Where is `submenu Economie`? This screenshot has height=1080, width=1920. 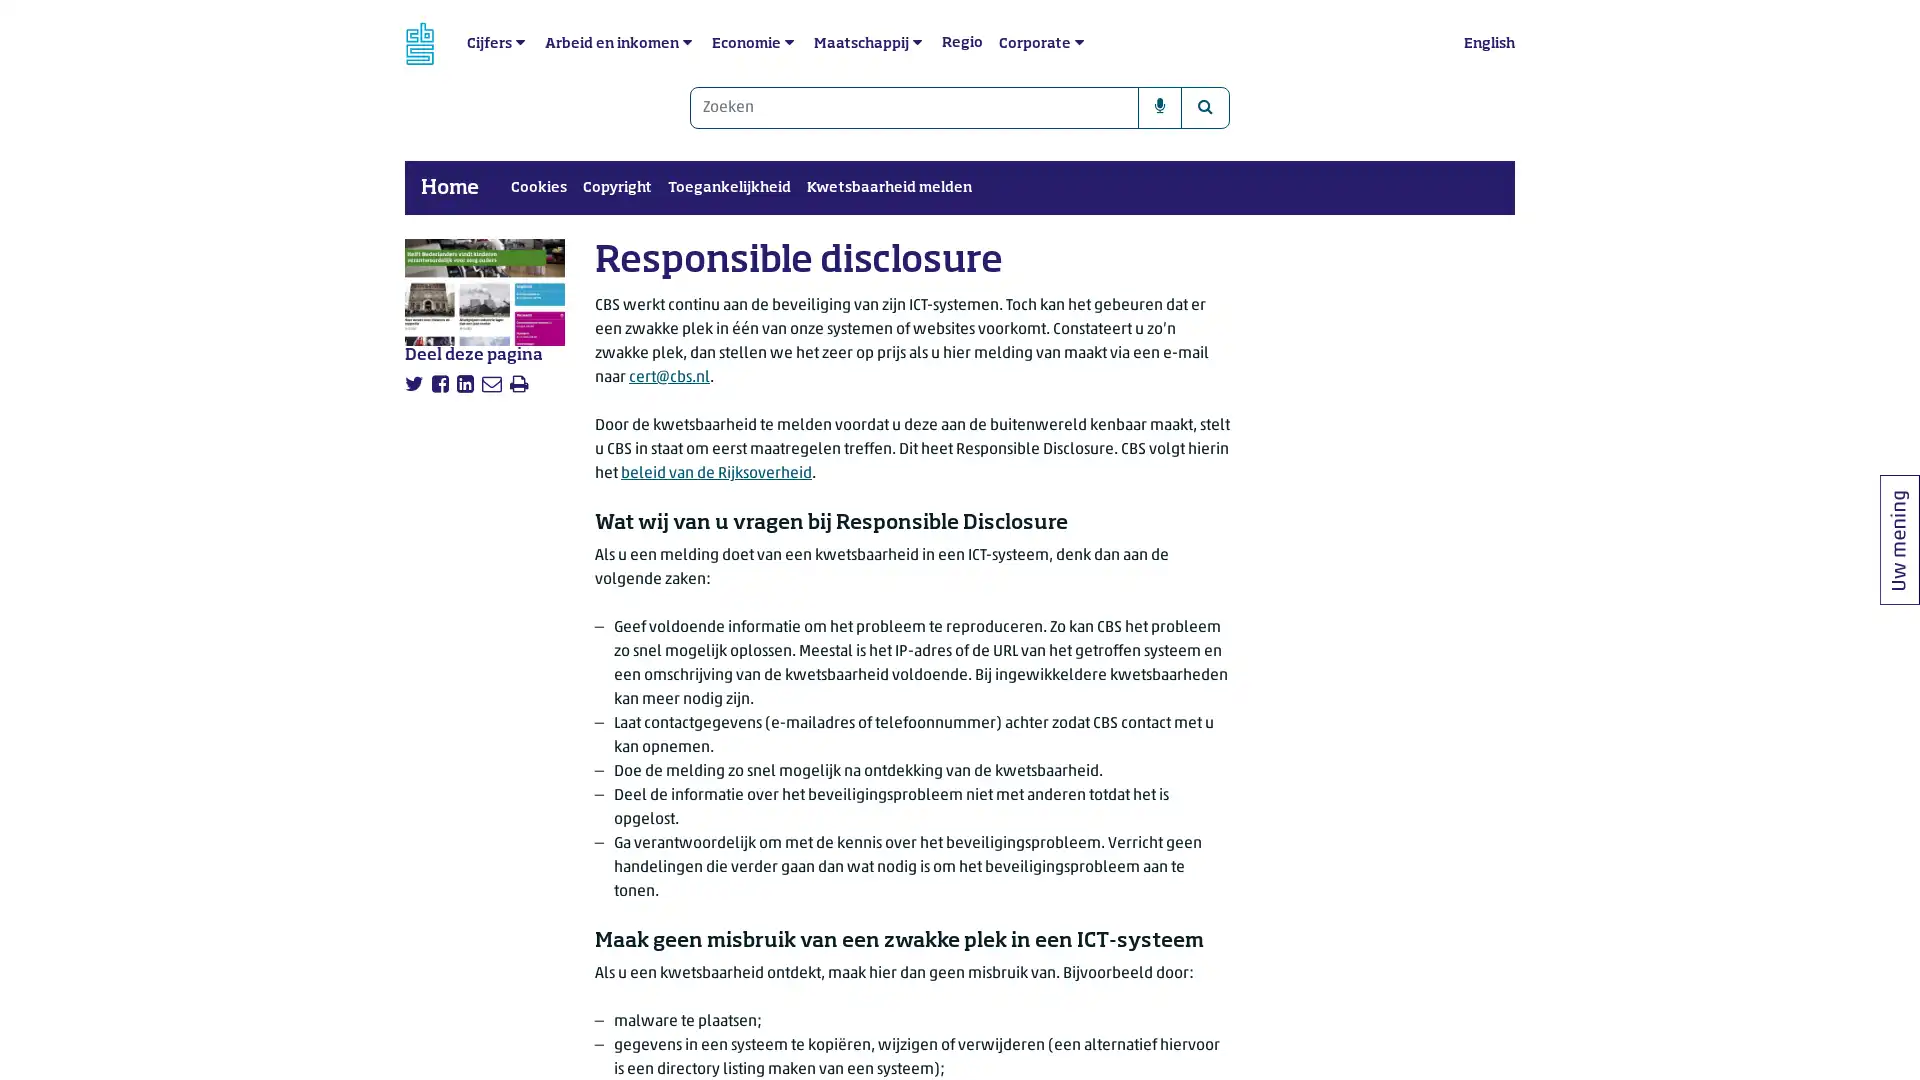
submenu Economie is located at coordinates (788, 42).